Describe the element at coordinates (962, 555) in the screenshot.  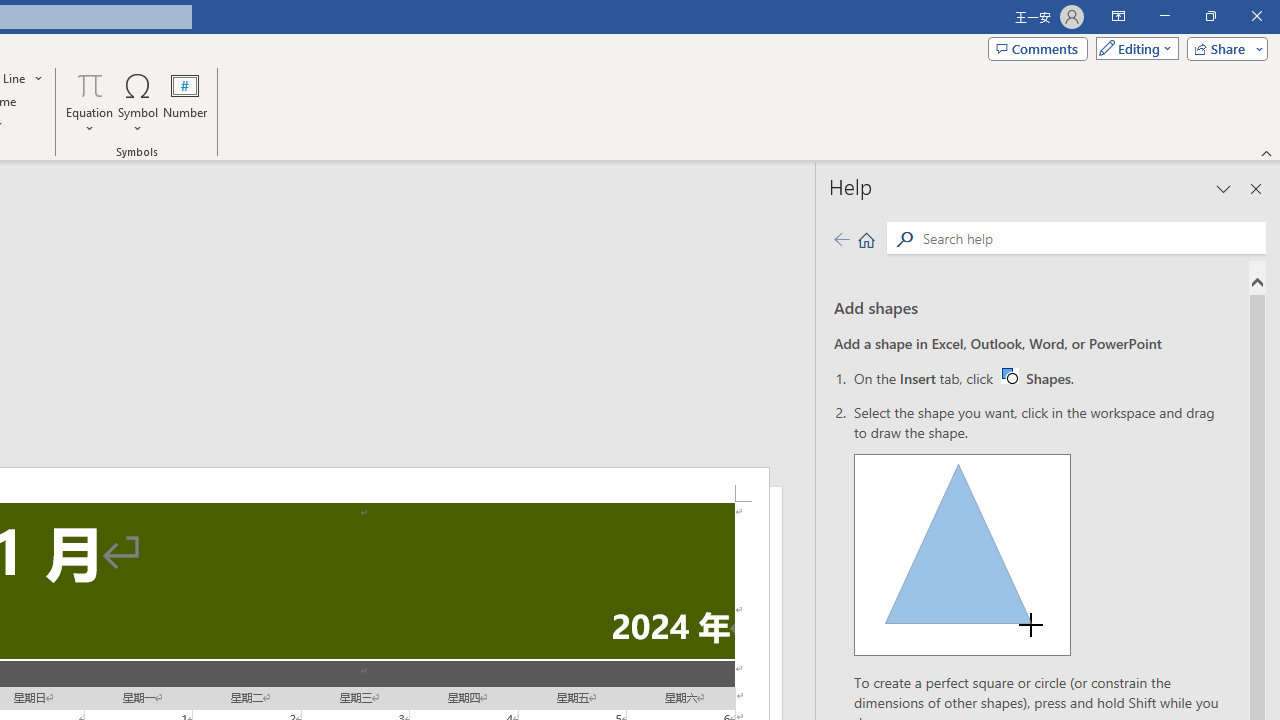
I see `'Drawing a shape'` at that location.